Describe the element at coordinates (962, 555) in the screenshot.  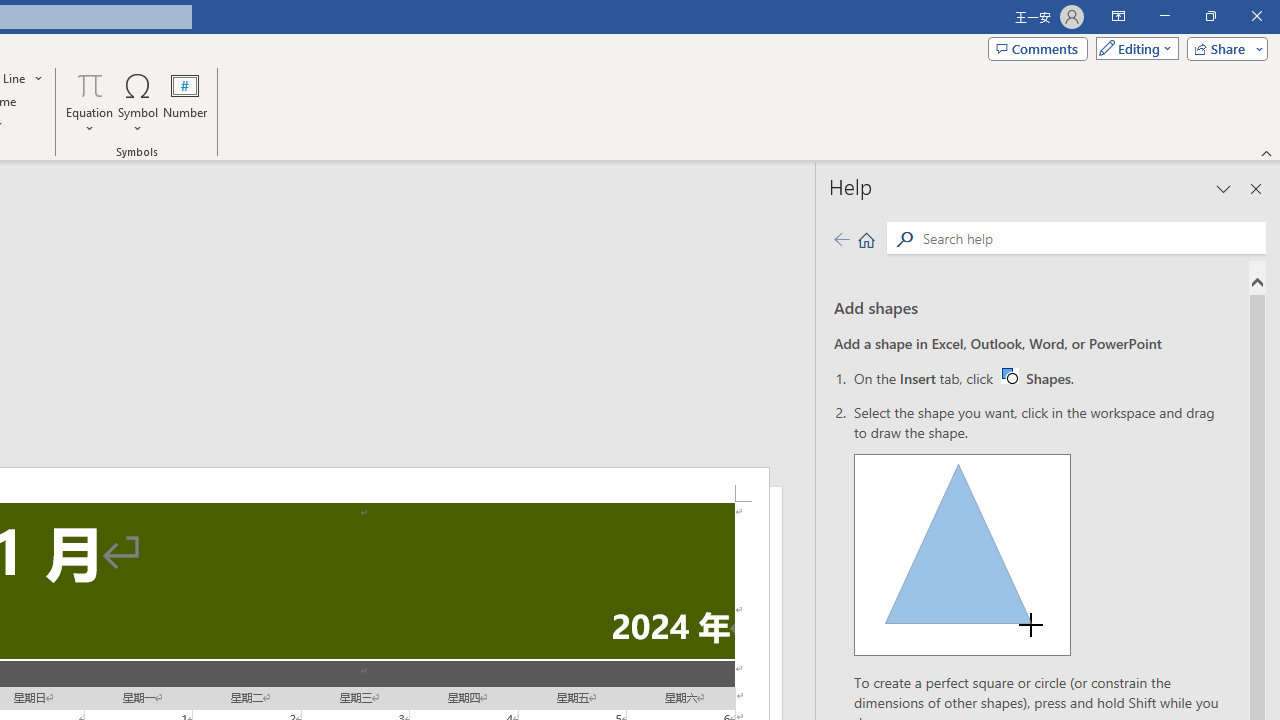
I see `'Drawing a shape'` at that location.